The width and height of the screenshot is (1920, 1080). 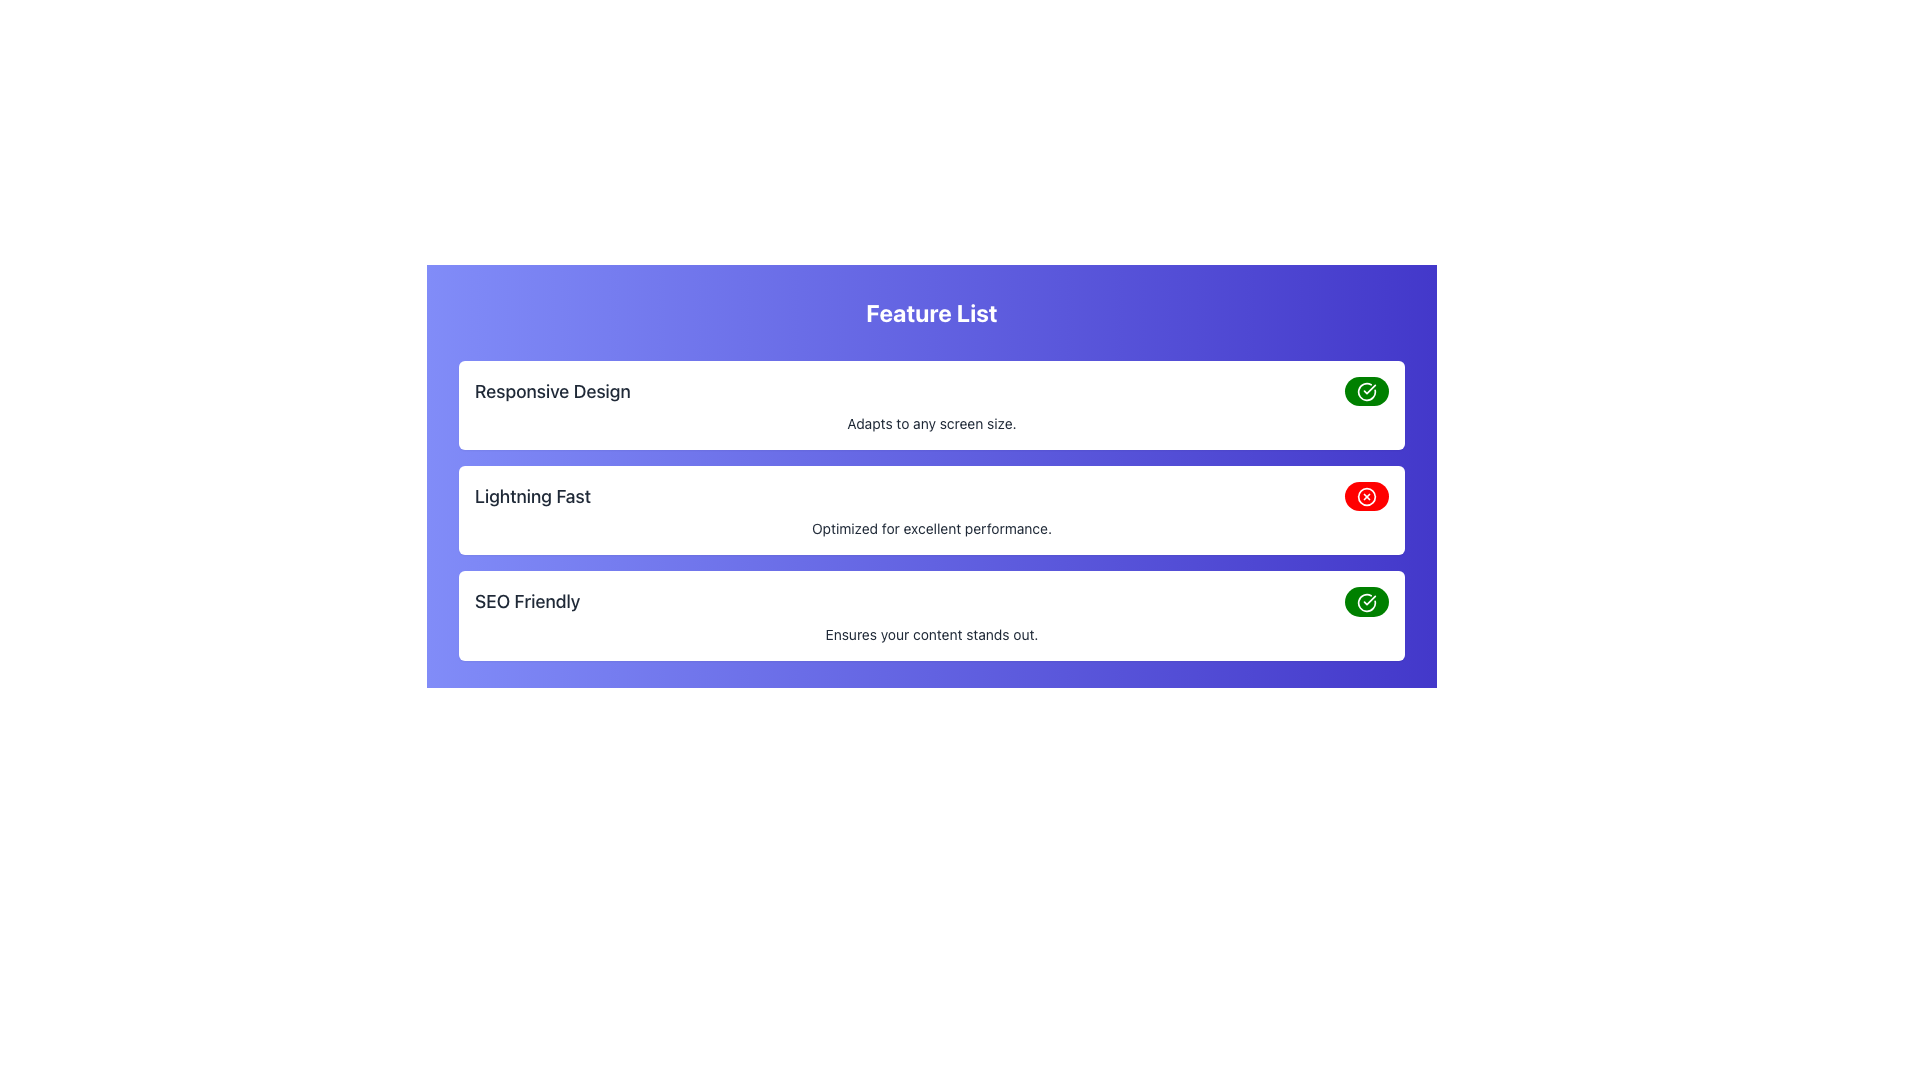 What do you see at coordinates (1366, 495) in the screenshot?
I see `the interactive button indicating an inactive state located to the right of the text 'Lightning Fast' in the middle row of the feature list` at bounding box center [1366, 495].